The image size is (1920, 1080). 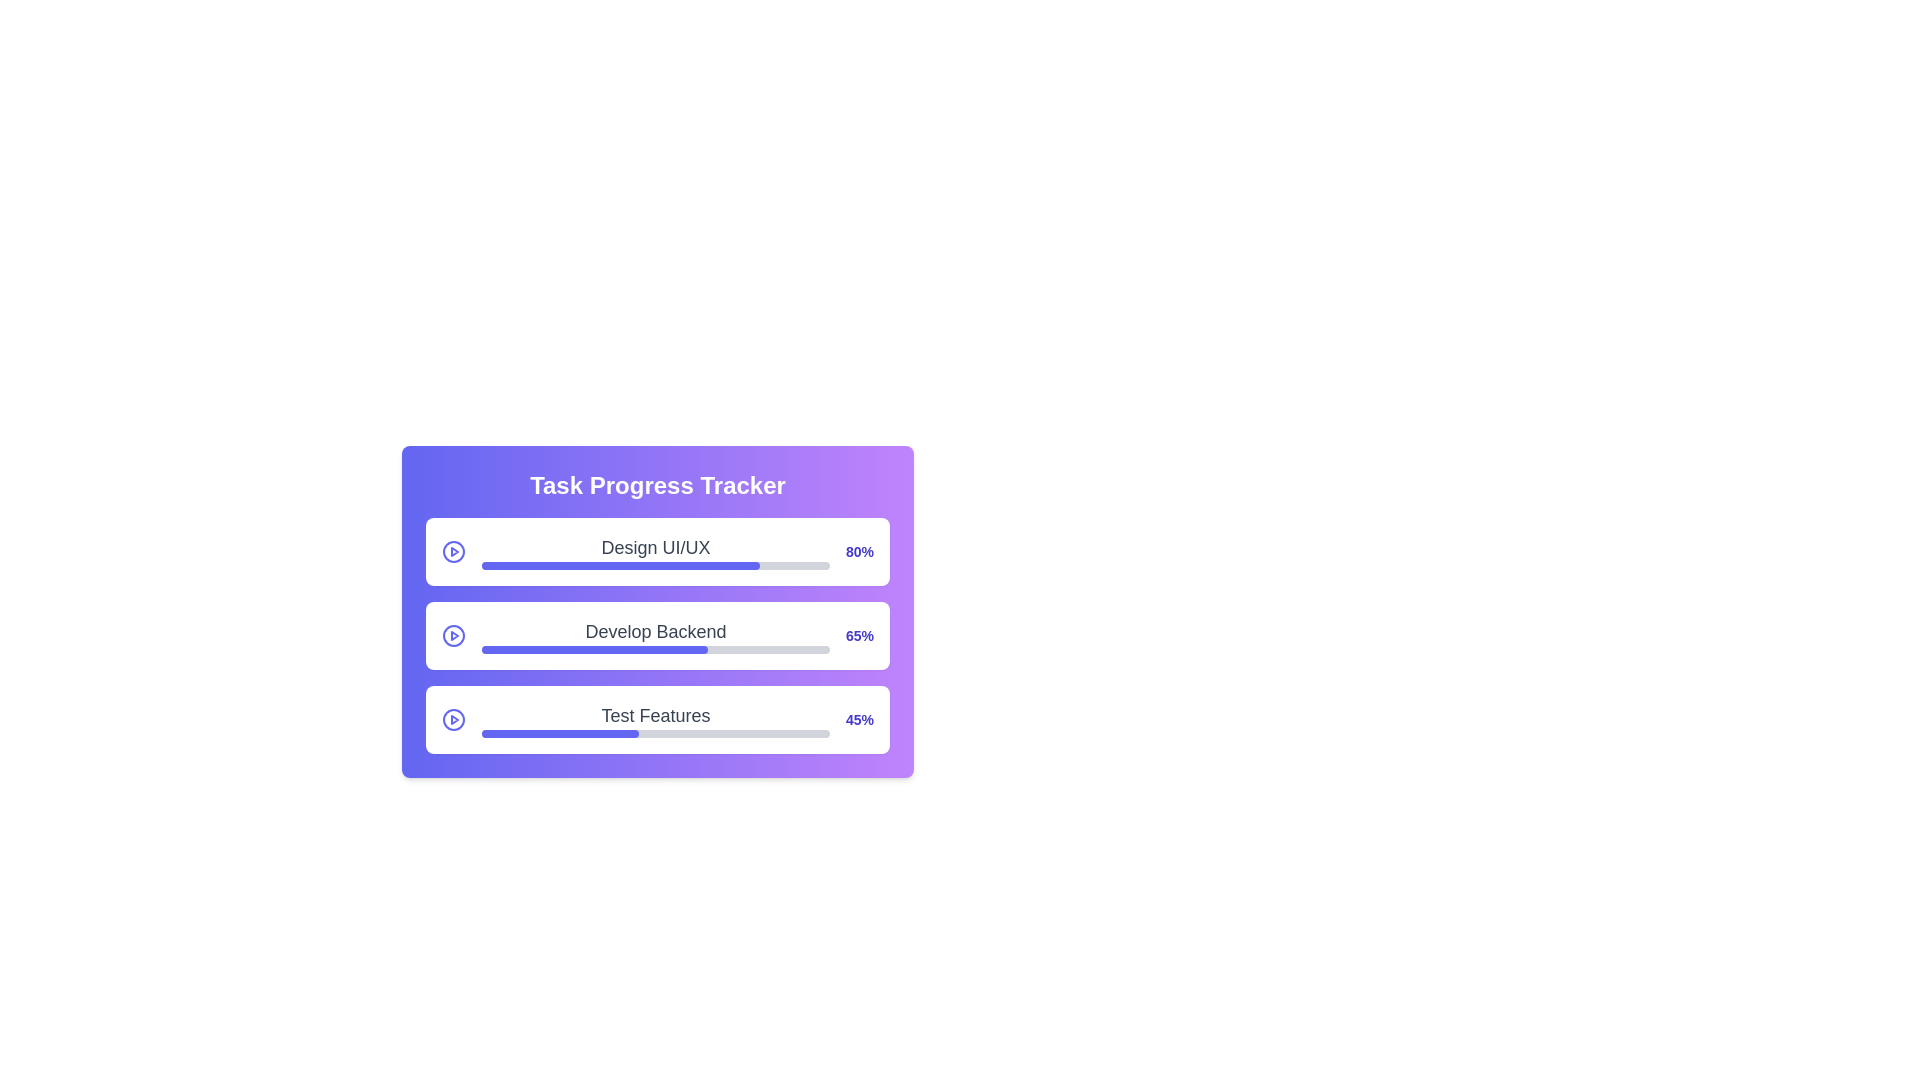 I want to click on the circular indigo button with a play symbol located to the left of the 'Test Features' section in the task tracker interface, so click(x=453, y=720).